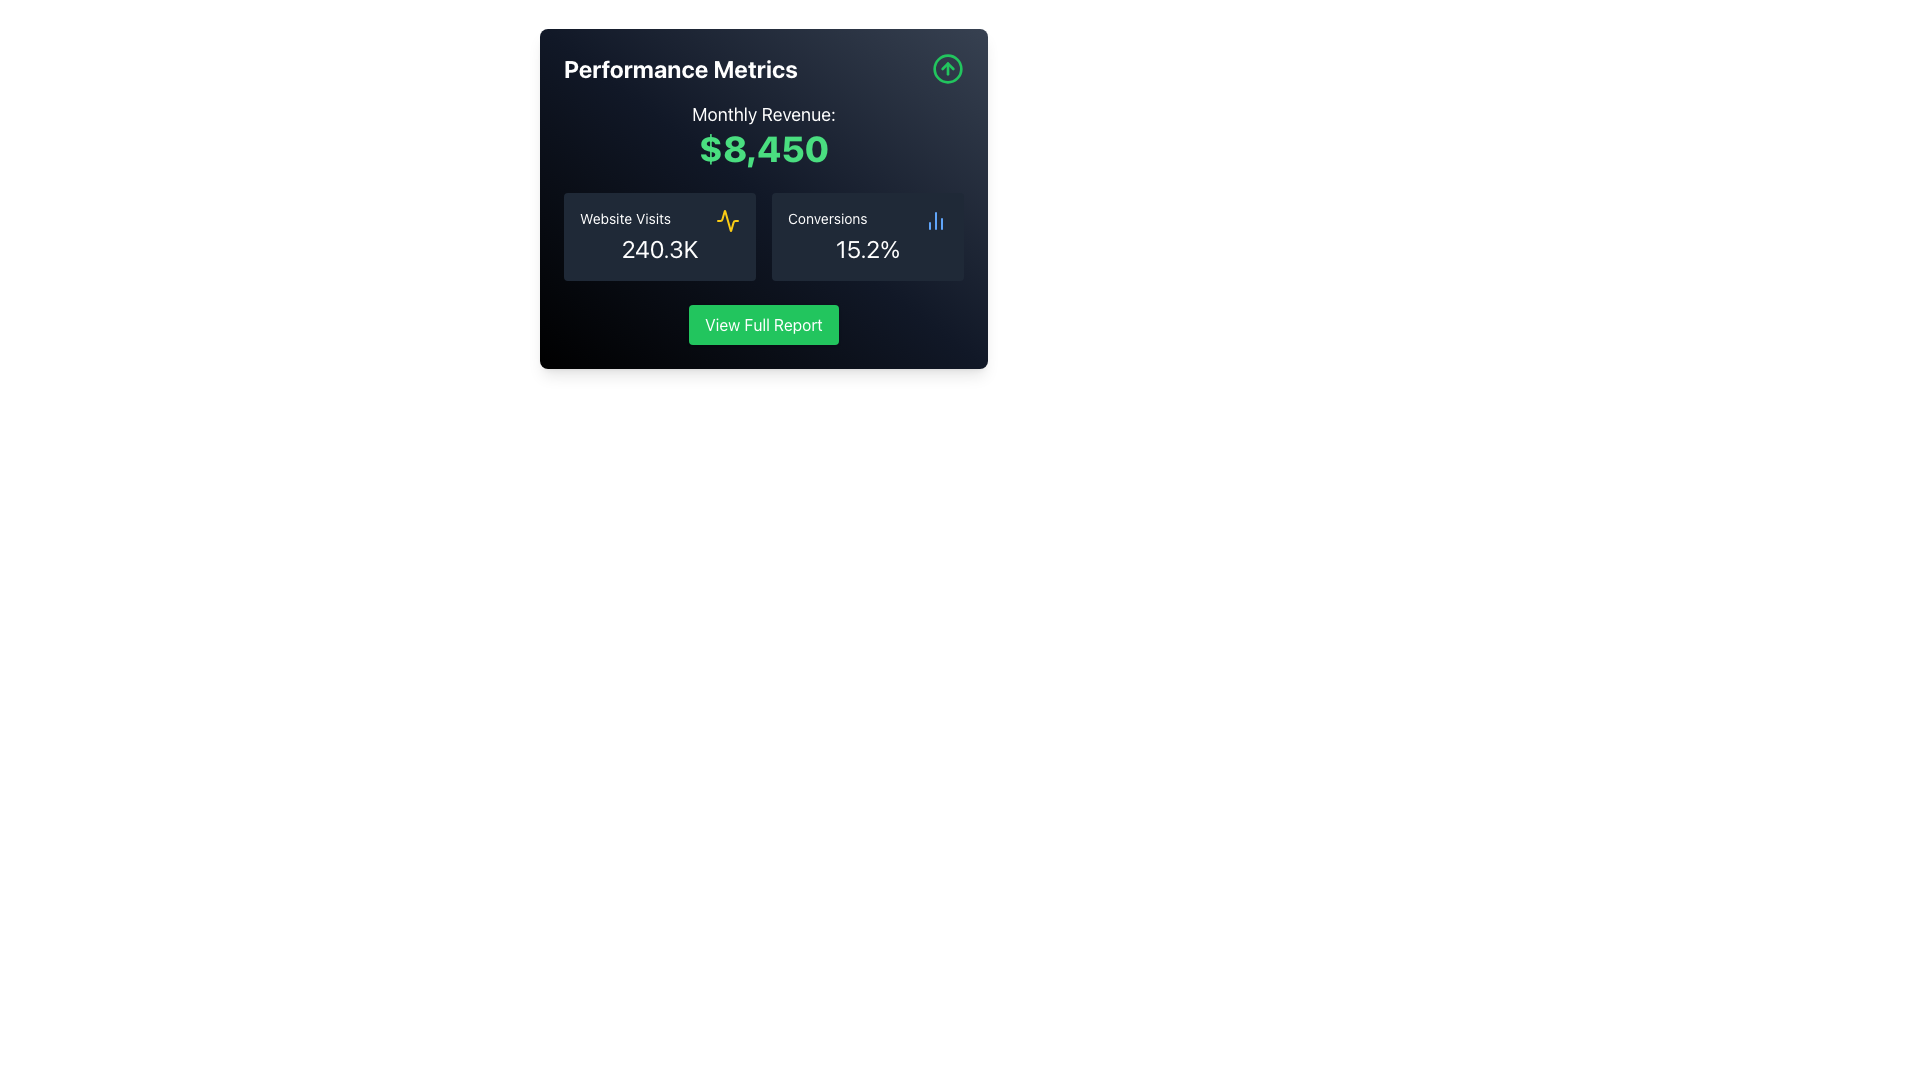  Describe the element at coordinates (935, 220) in the screenshot. I see `the performance chart icon, which is a blue icon composed of three vertical bars arranged in a column chart style, located to the right of the 'Conversions' text within the 'Performance Metrics' card` at that location.